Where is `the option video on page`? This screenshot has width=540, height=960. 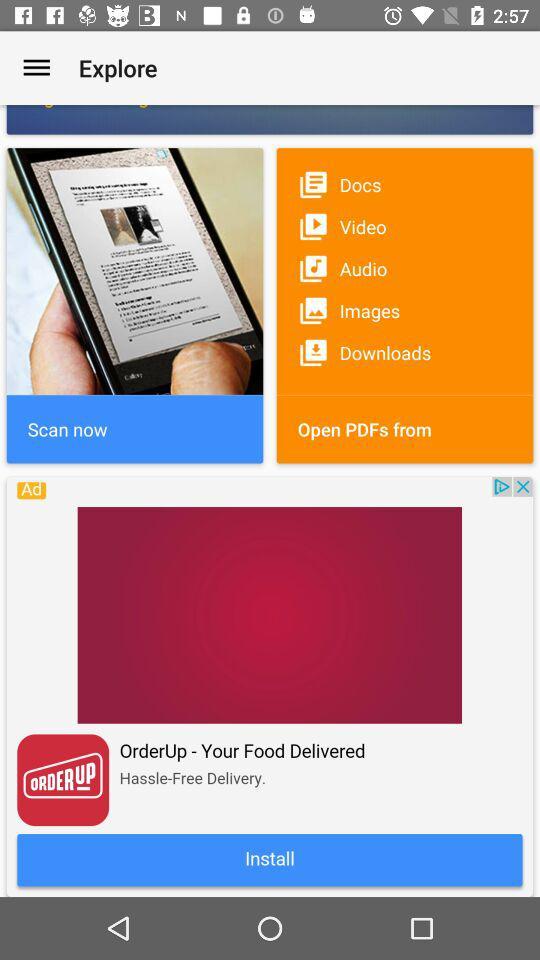
the option video on page is located at coordinates (405, 227).